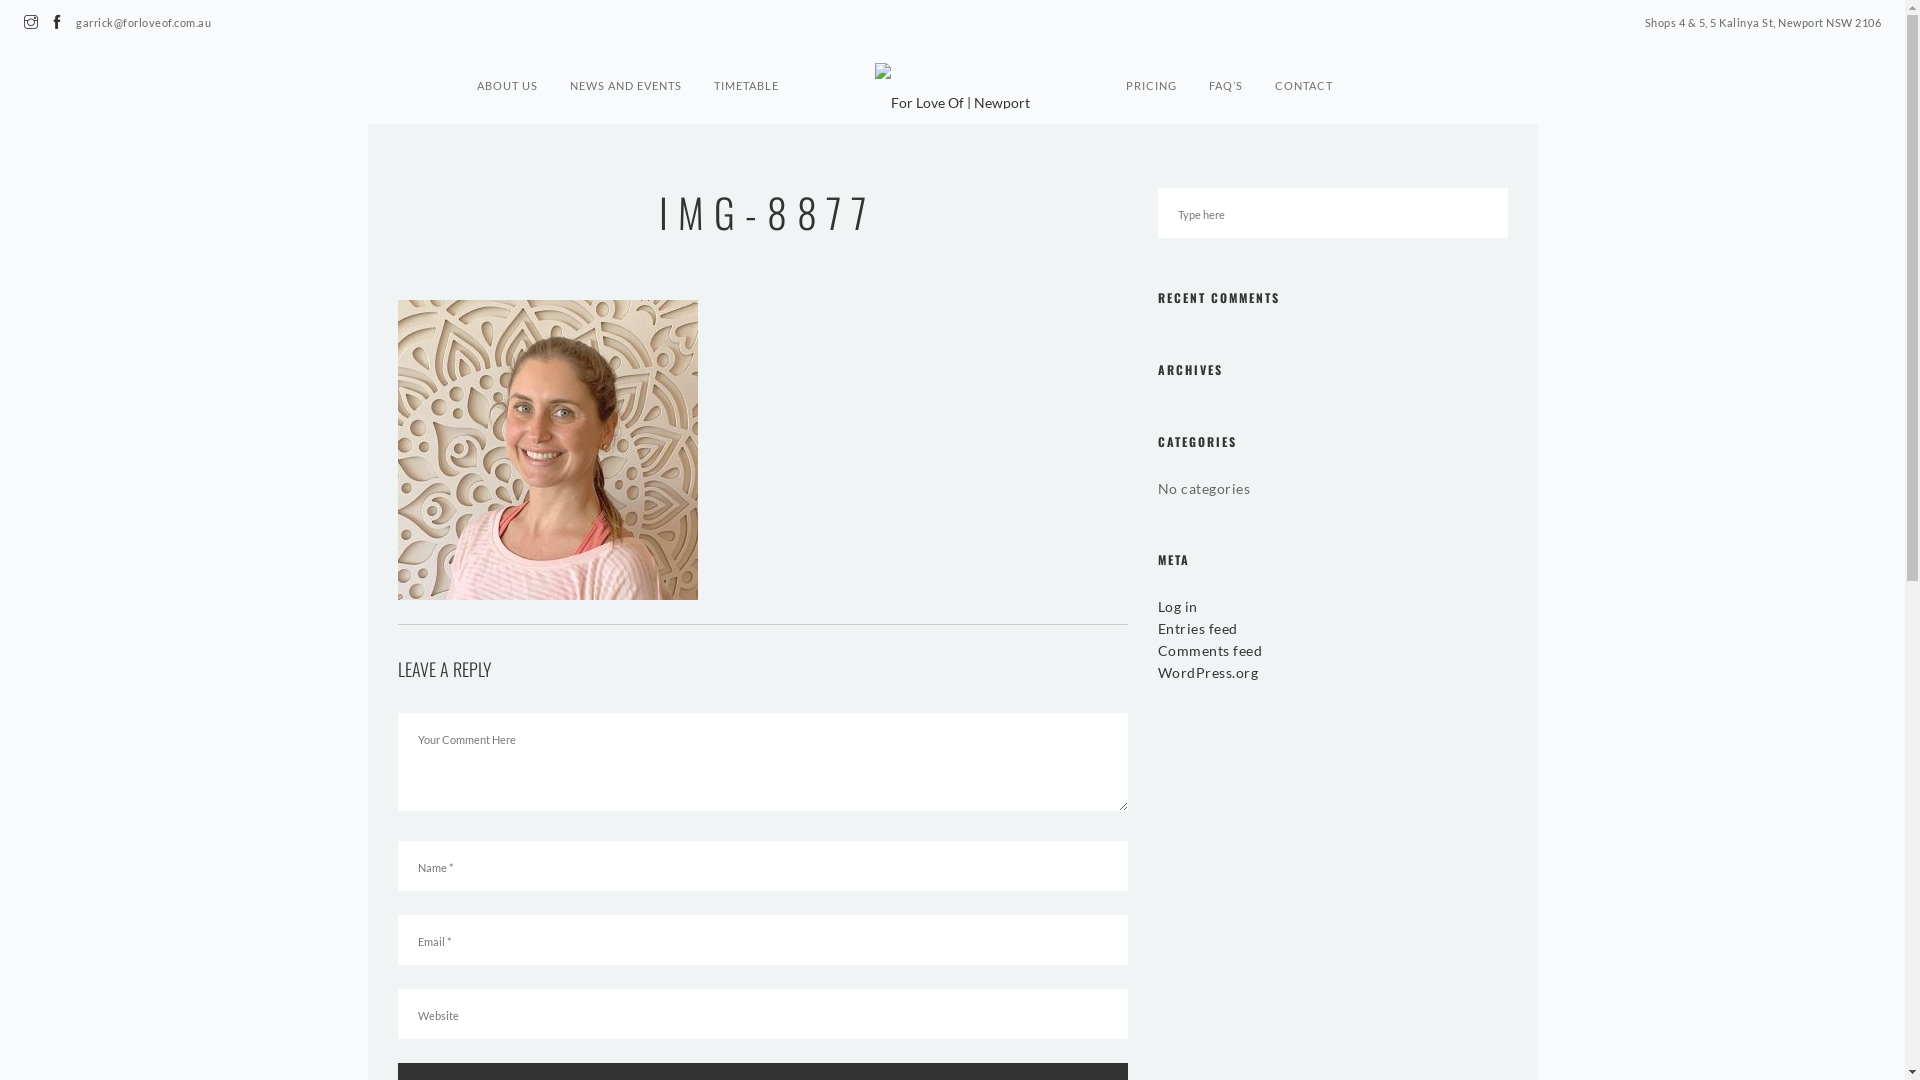 The height and width of the screenshot is (1080, 1920). I want to click on 'Log in', so click(1177, 605).